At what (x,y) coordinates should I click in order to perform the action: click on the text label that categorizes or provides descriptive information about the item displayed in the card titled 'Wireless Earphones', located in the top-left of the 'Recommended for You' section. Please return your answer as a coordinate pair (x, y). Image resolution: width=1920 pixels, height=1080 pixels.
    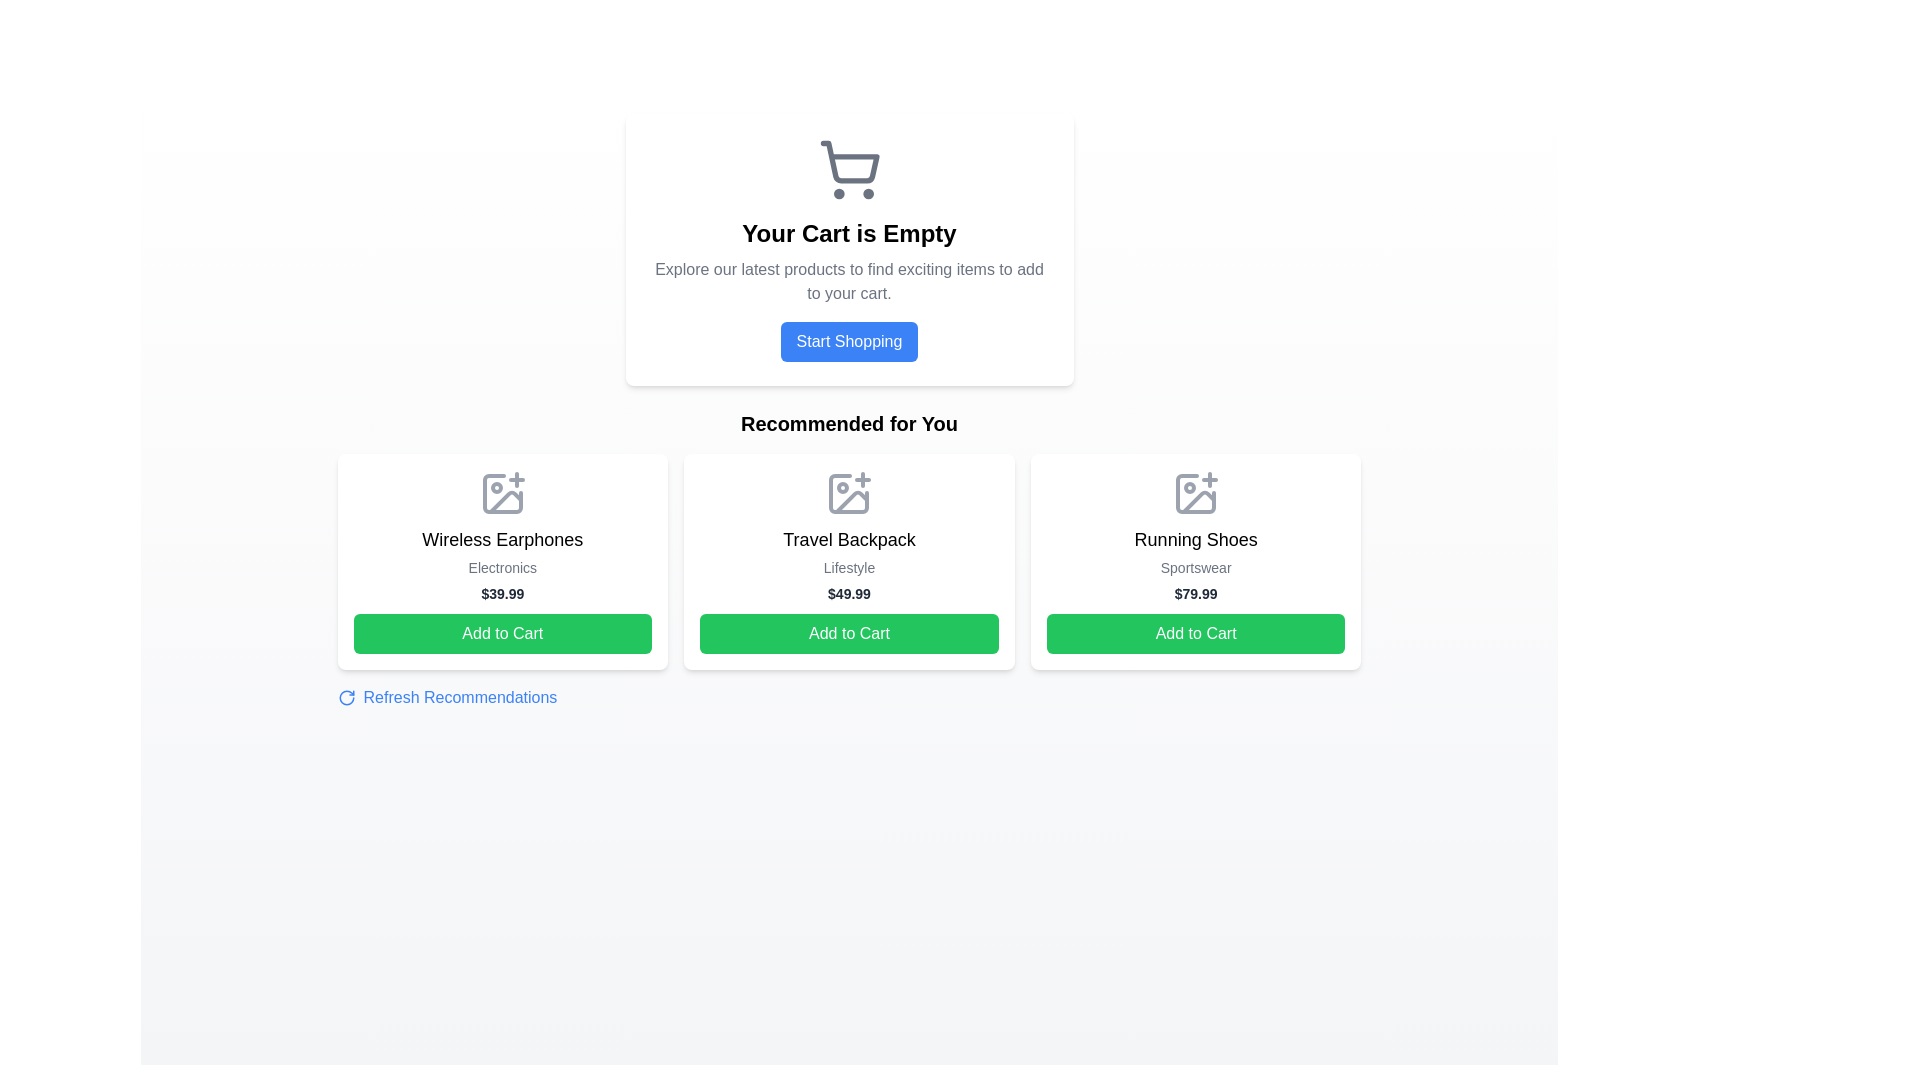
    Looking at the image, I should click on (502, 567).